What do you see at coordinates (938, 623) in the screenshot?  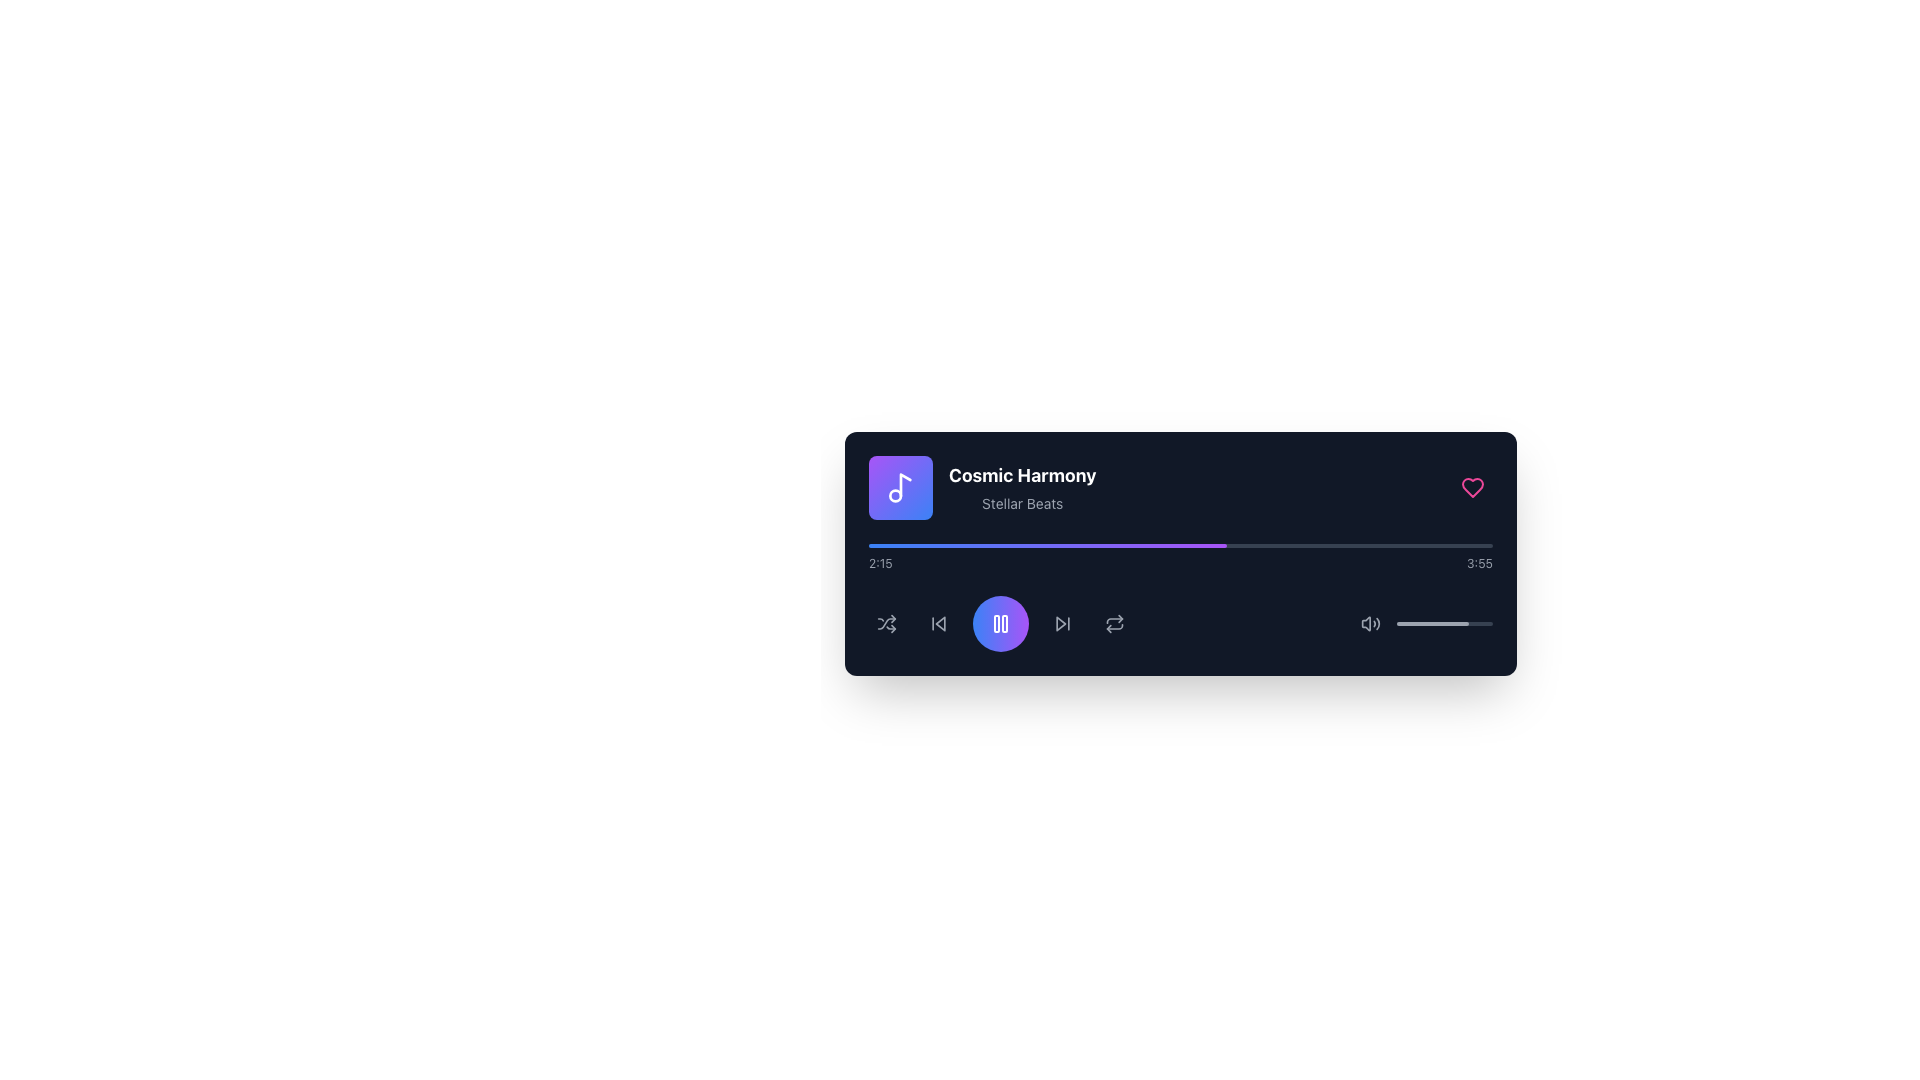 I see `the second control button from the left in the music player's control panel to return to the previous track in the playlist` at bounding box center [938, 623].